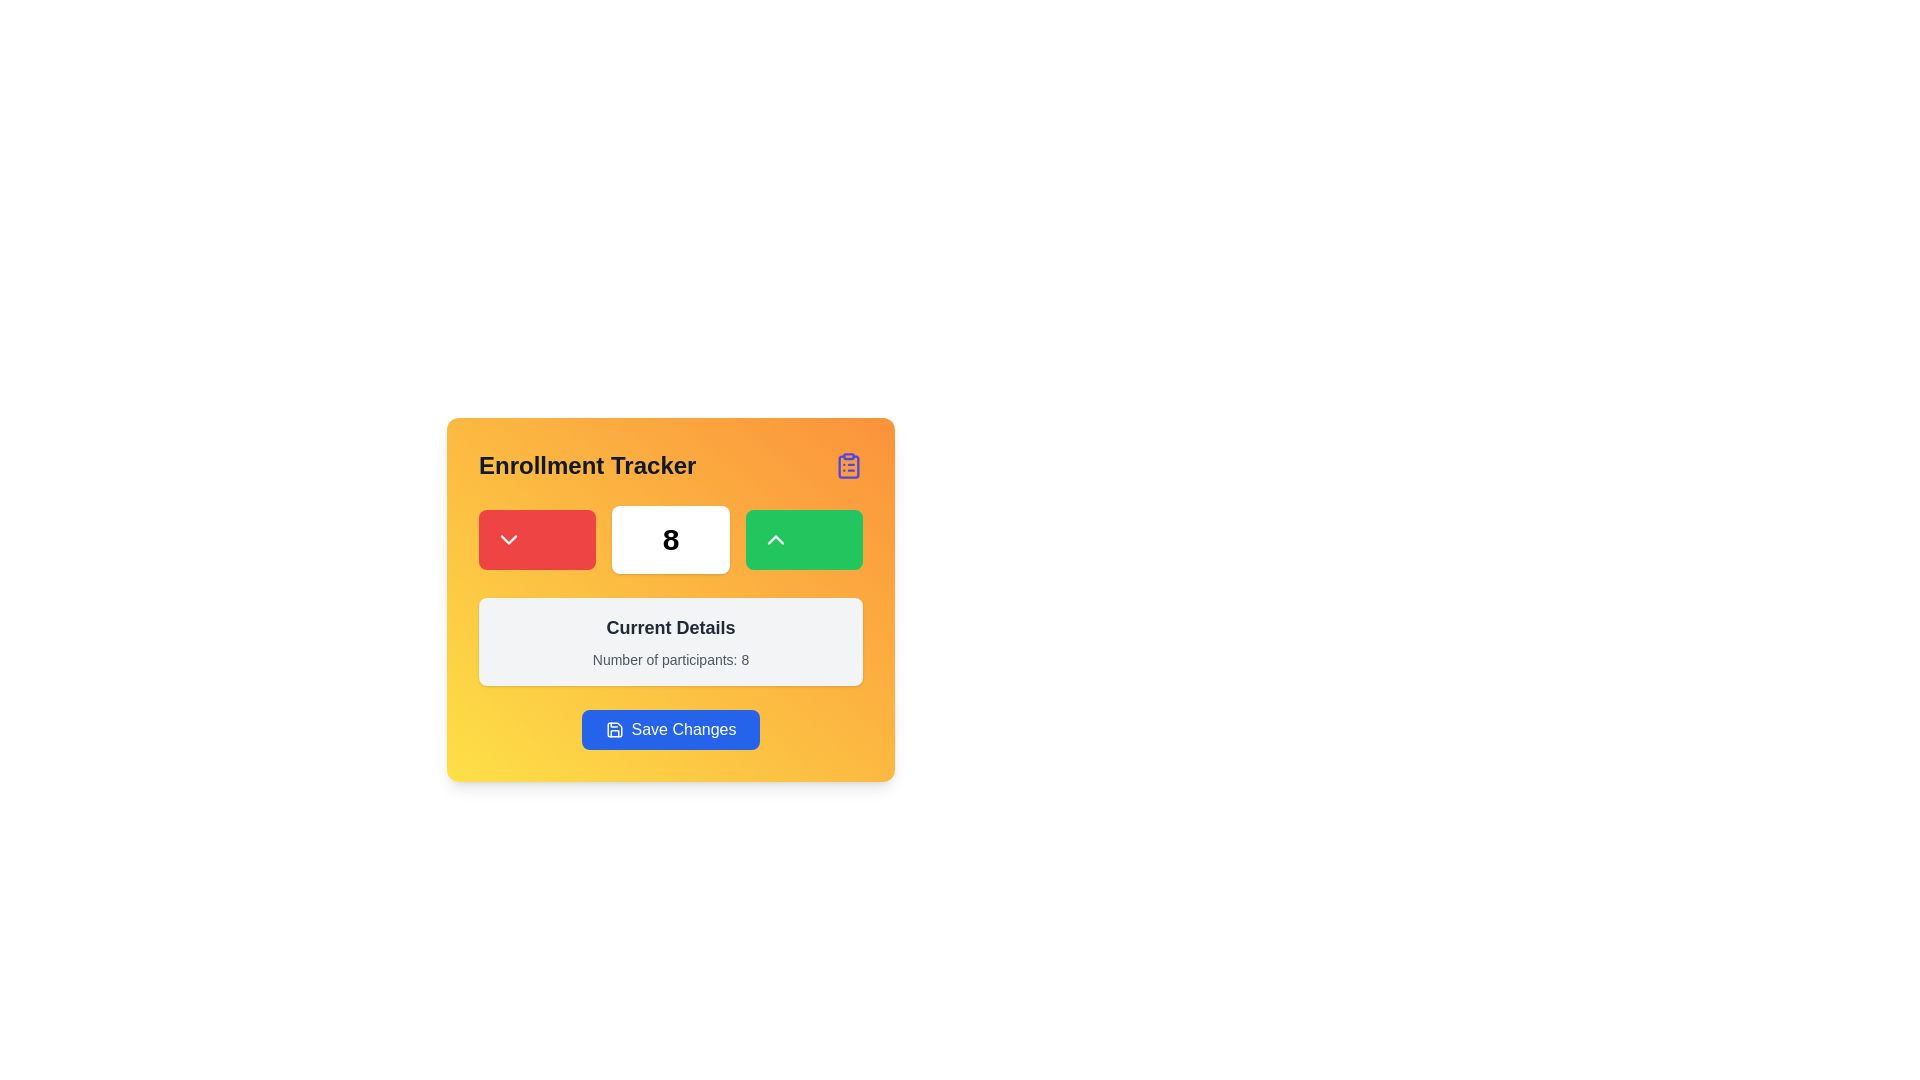 This screenshot has height=1080, width=1920. Describe the element at coordinates (804, 540) in the screenshot. I see `the increment button positioned to the right of the white box displaying the number '8' to increment its value` at that location.